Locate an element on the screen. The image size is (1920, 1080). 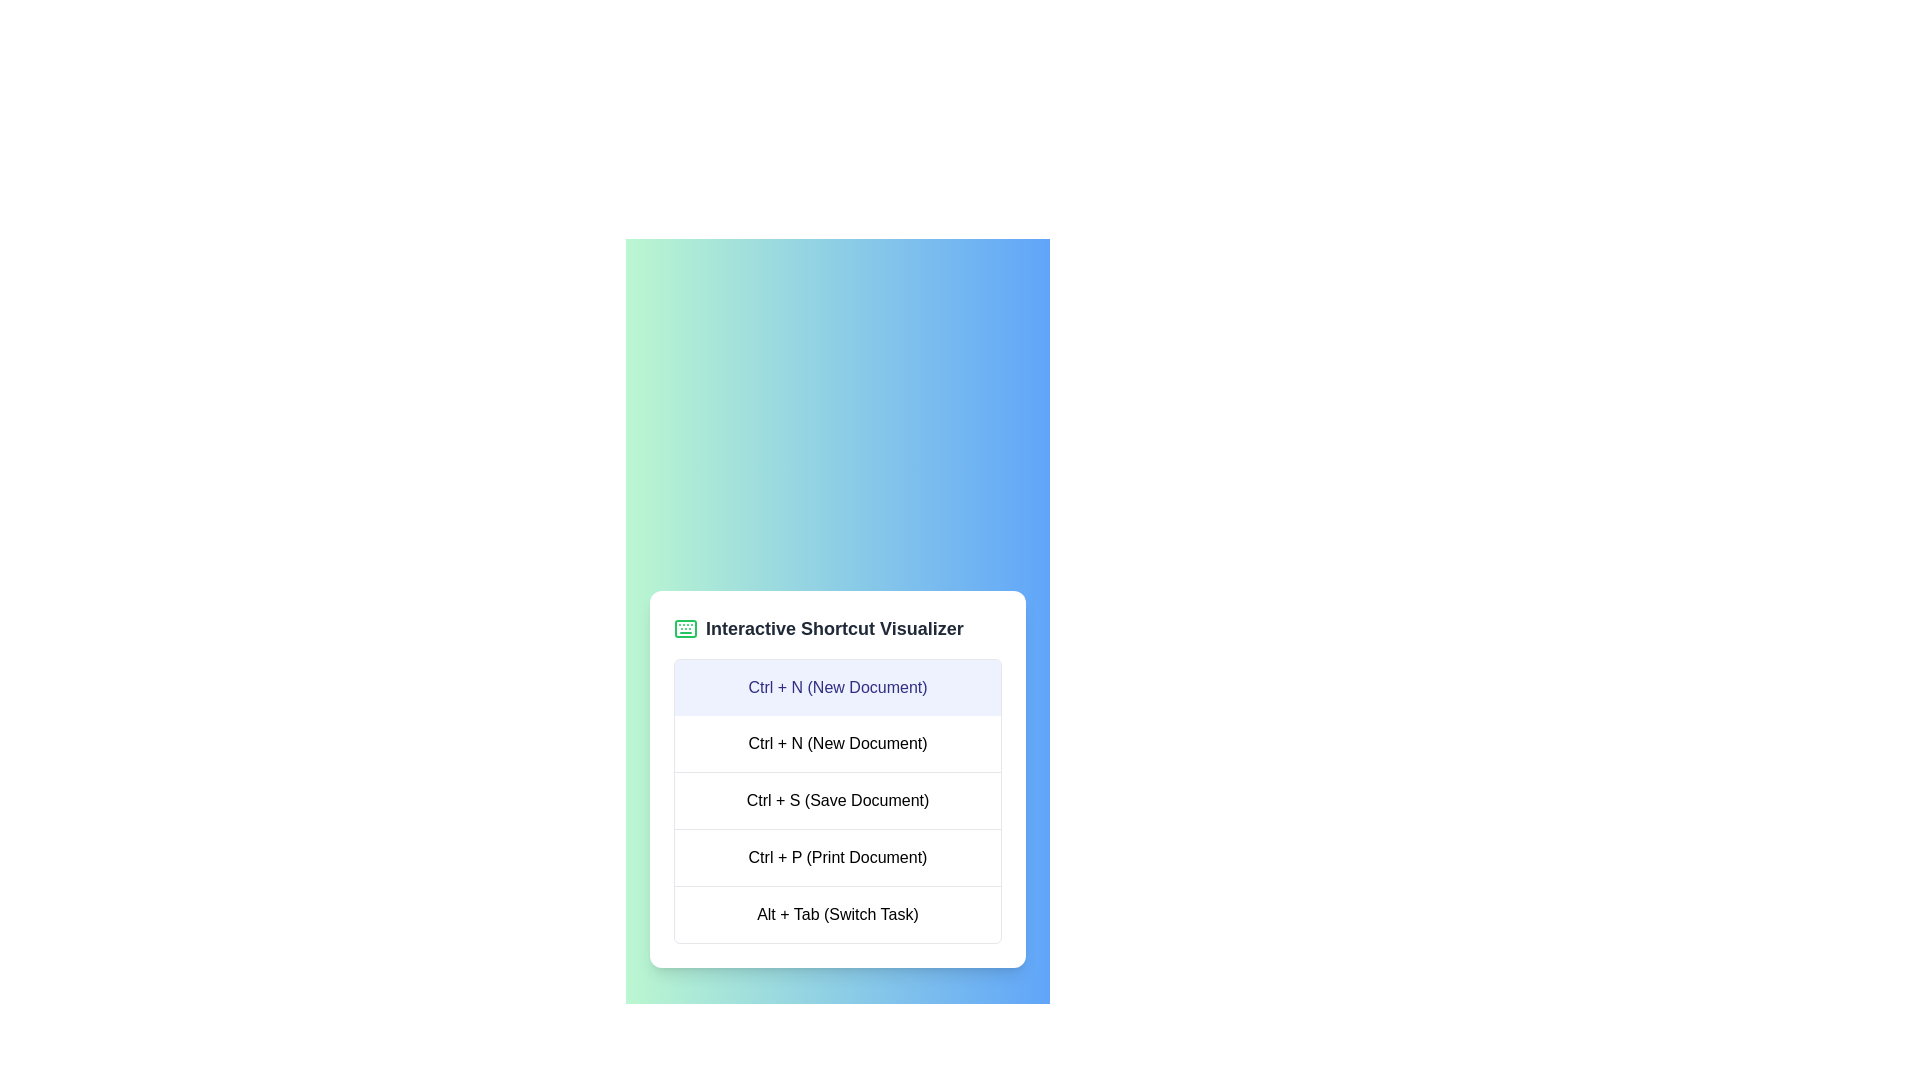
the keyboard icon representing the 'Interactive Shortcut Visualizer' located at the leftmost position in the header text block is located at coordinates (686, 627).